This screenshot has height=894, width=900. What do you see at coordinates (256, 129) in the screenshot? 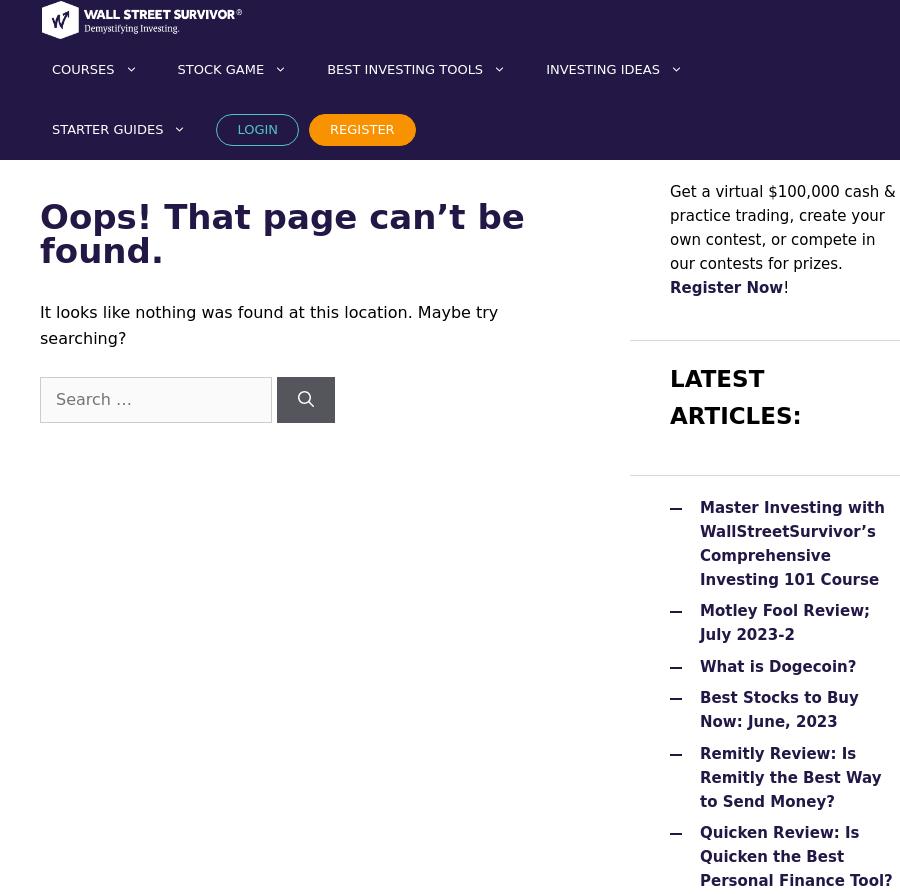
I see `'Login'` at bounding box center [256, 129].